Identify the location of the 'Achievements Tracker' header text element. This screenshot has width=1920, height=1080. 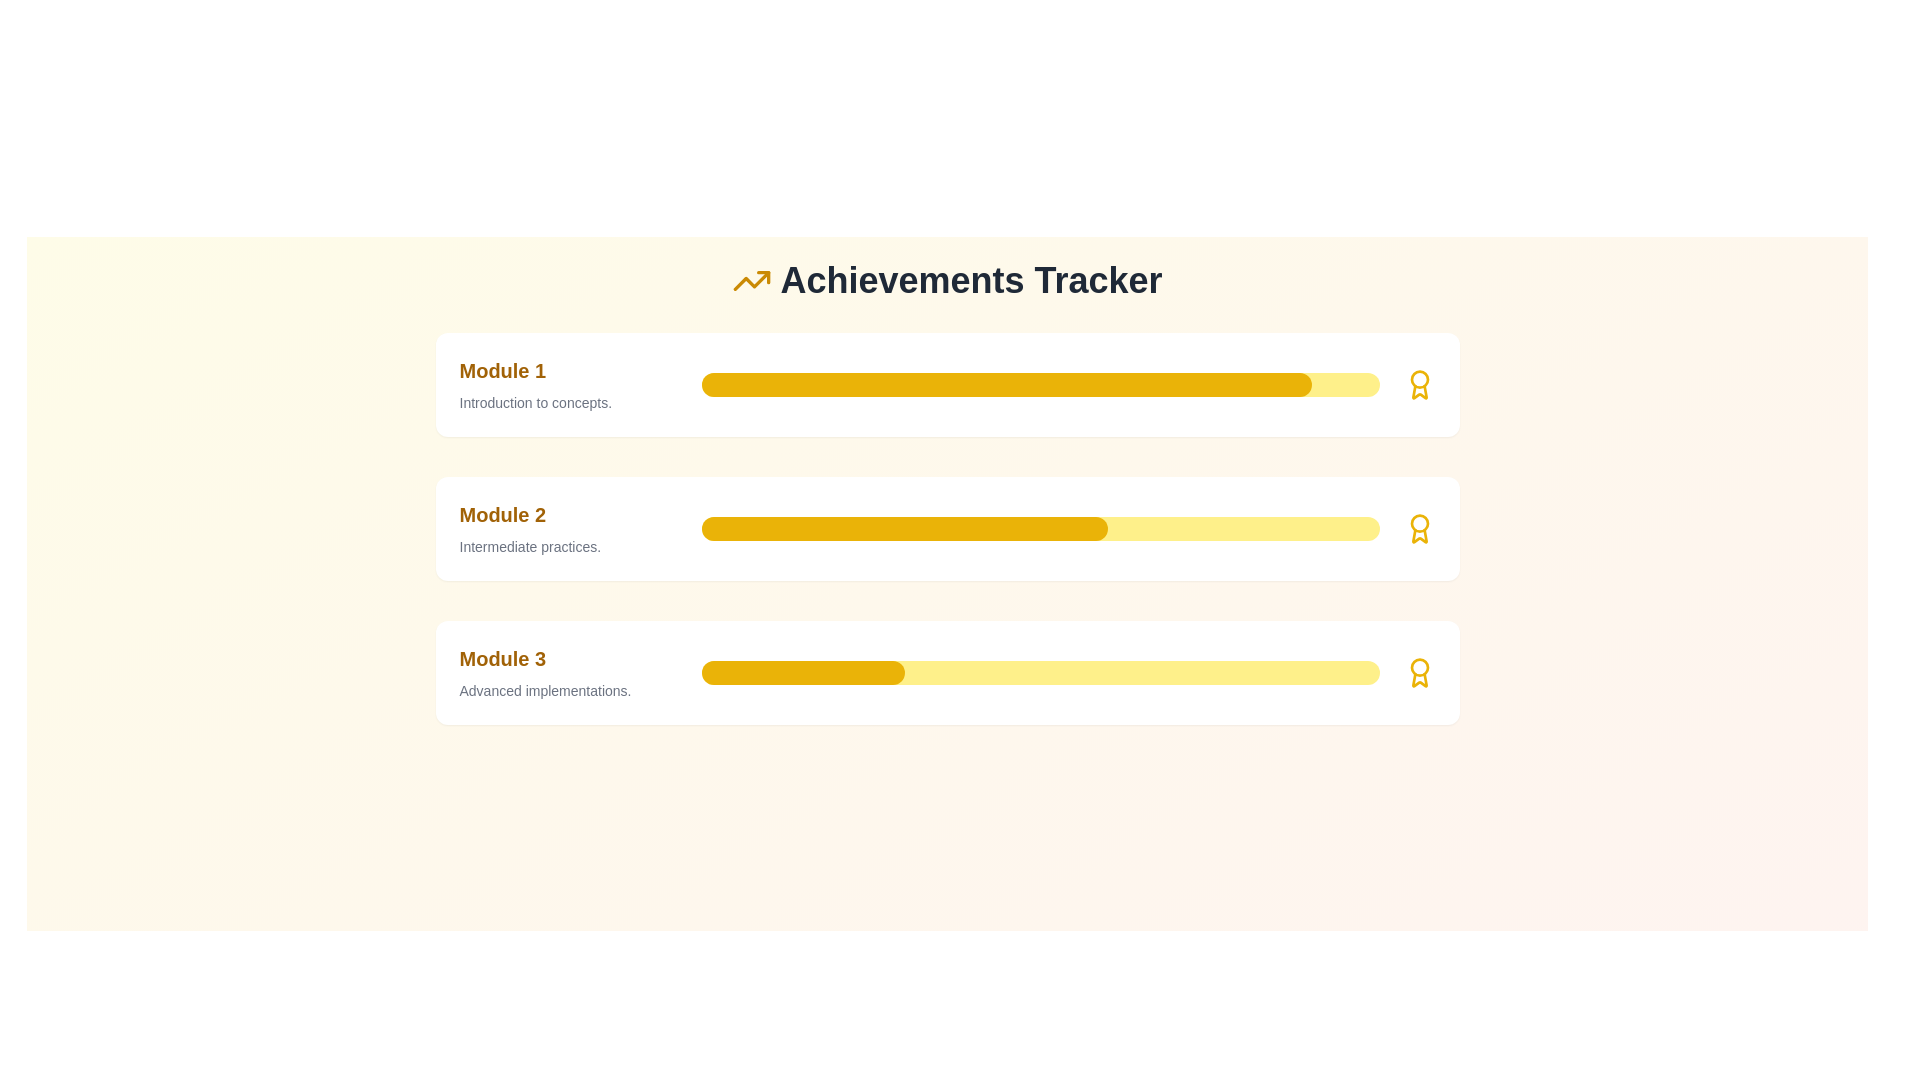
(946, 281).